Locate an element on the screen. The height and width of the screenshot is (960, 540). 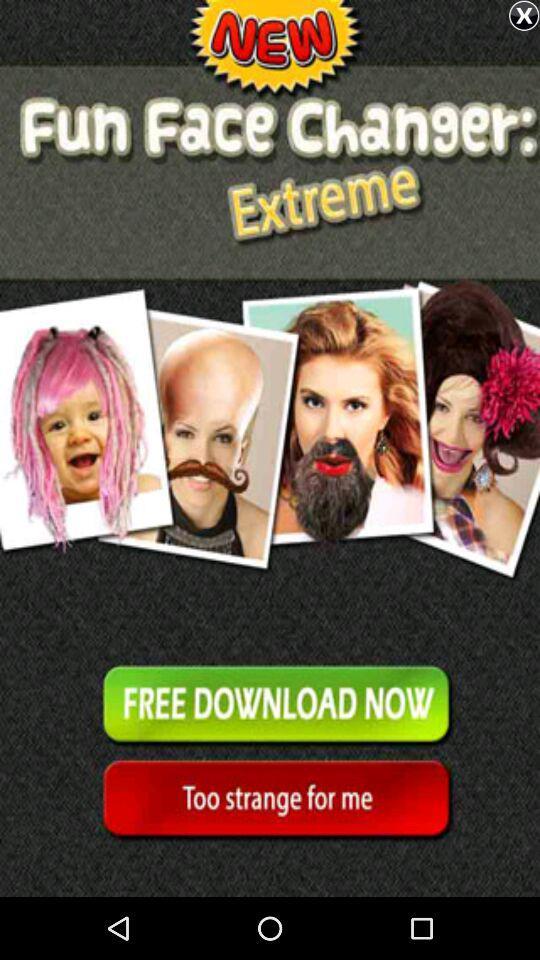
the close icon is located at coordinates (524, 15).